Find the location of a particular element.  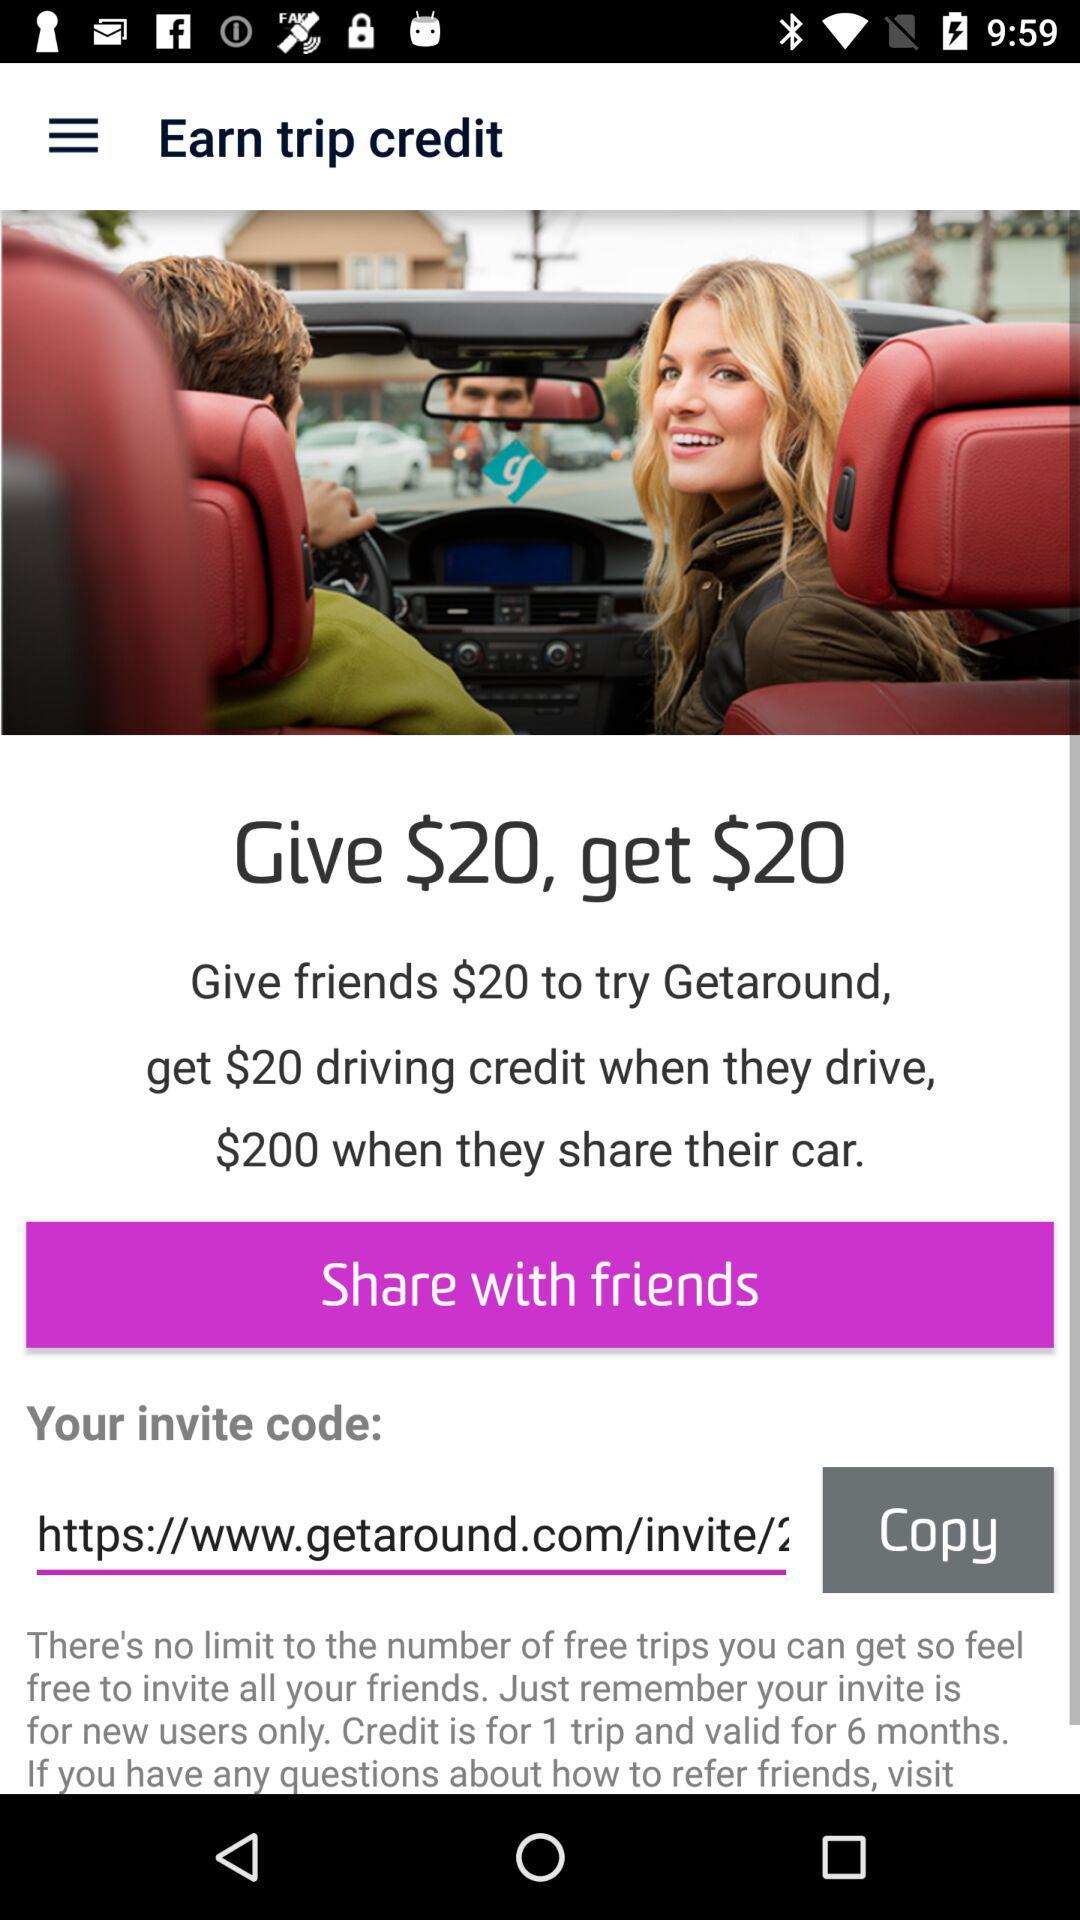

there s no icon is located at coordinates (540, 1705).